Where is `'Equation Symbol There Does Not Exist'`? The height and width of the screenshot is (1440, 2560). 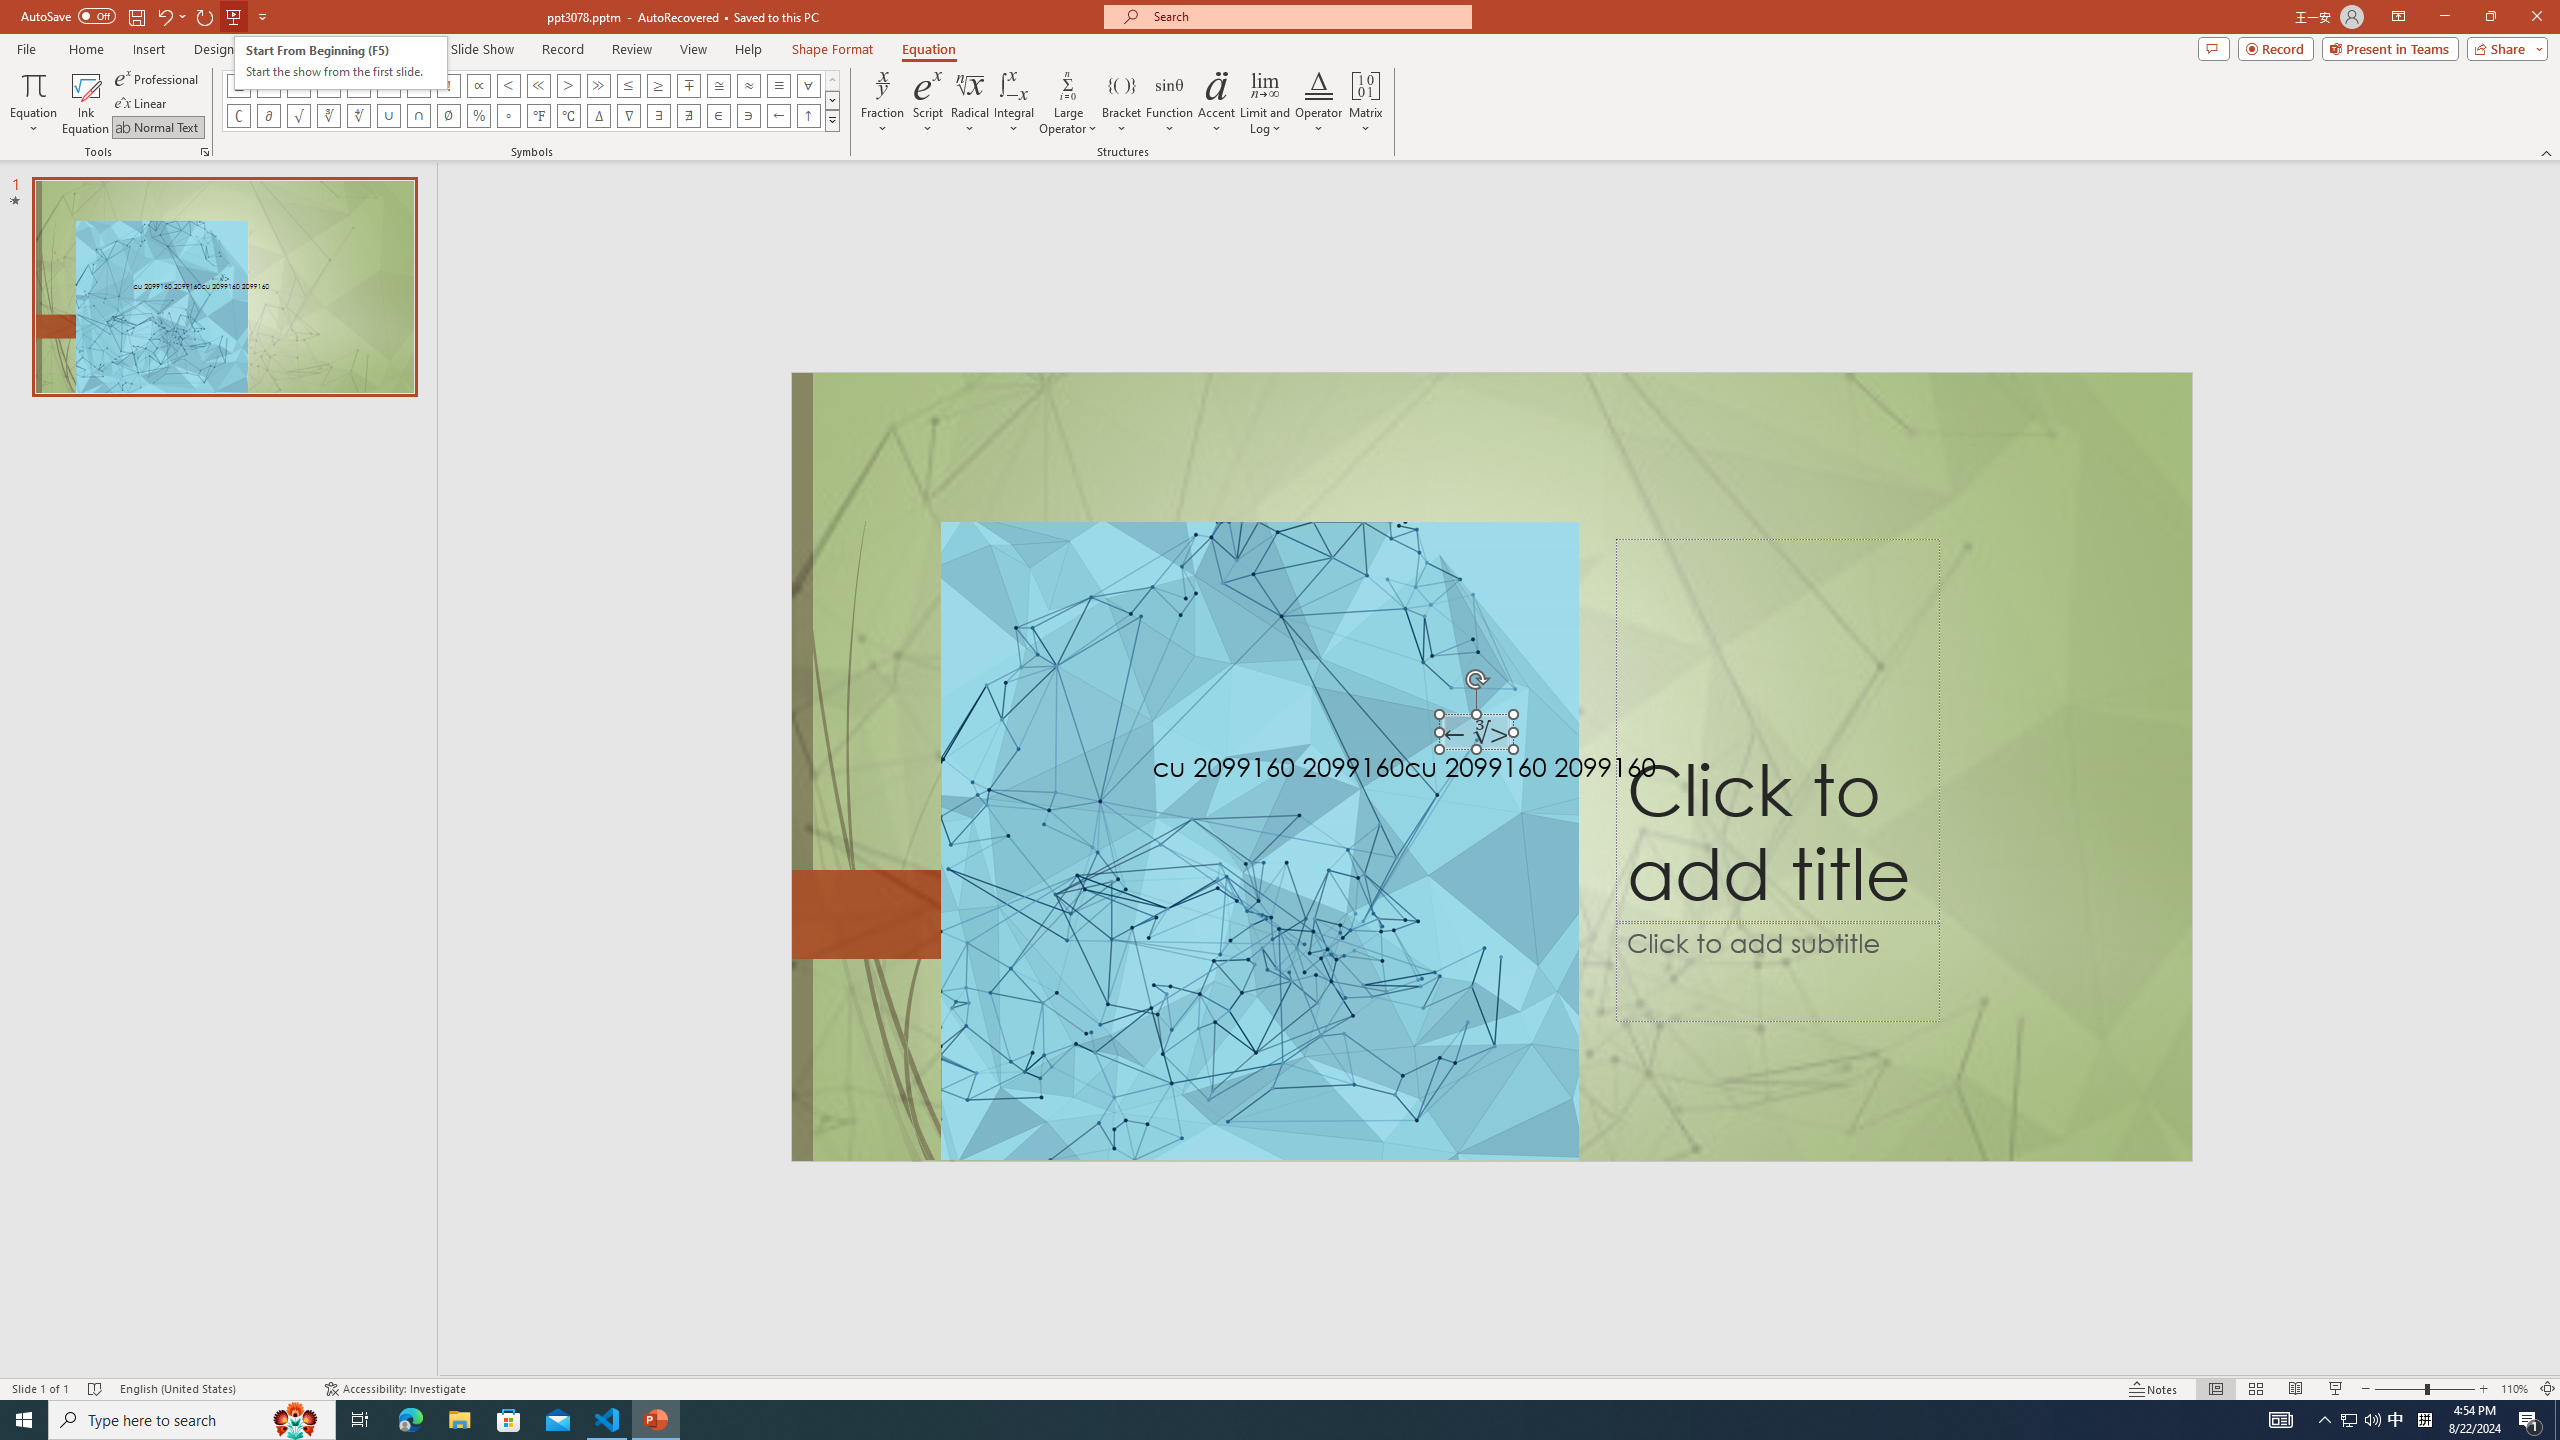 'Equation Symbol There Does Not Exist' is located at coordinates (688, 114).